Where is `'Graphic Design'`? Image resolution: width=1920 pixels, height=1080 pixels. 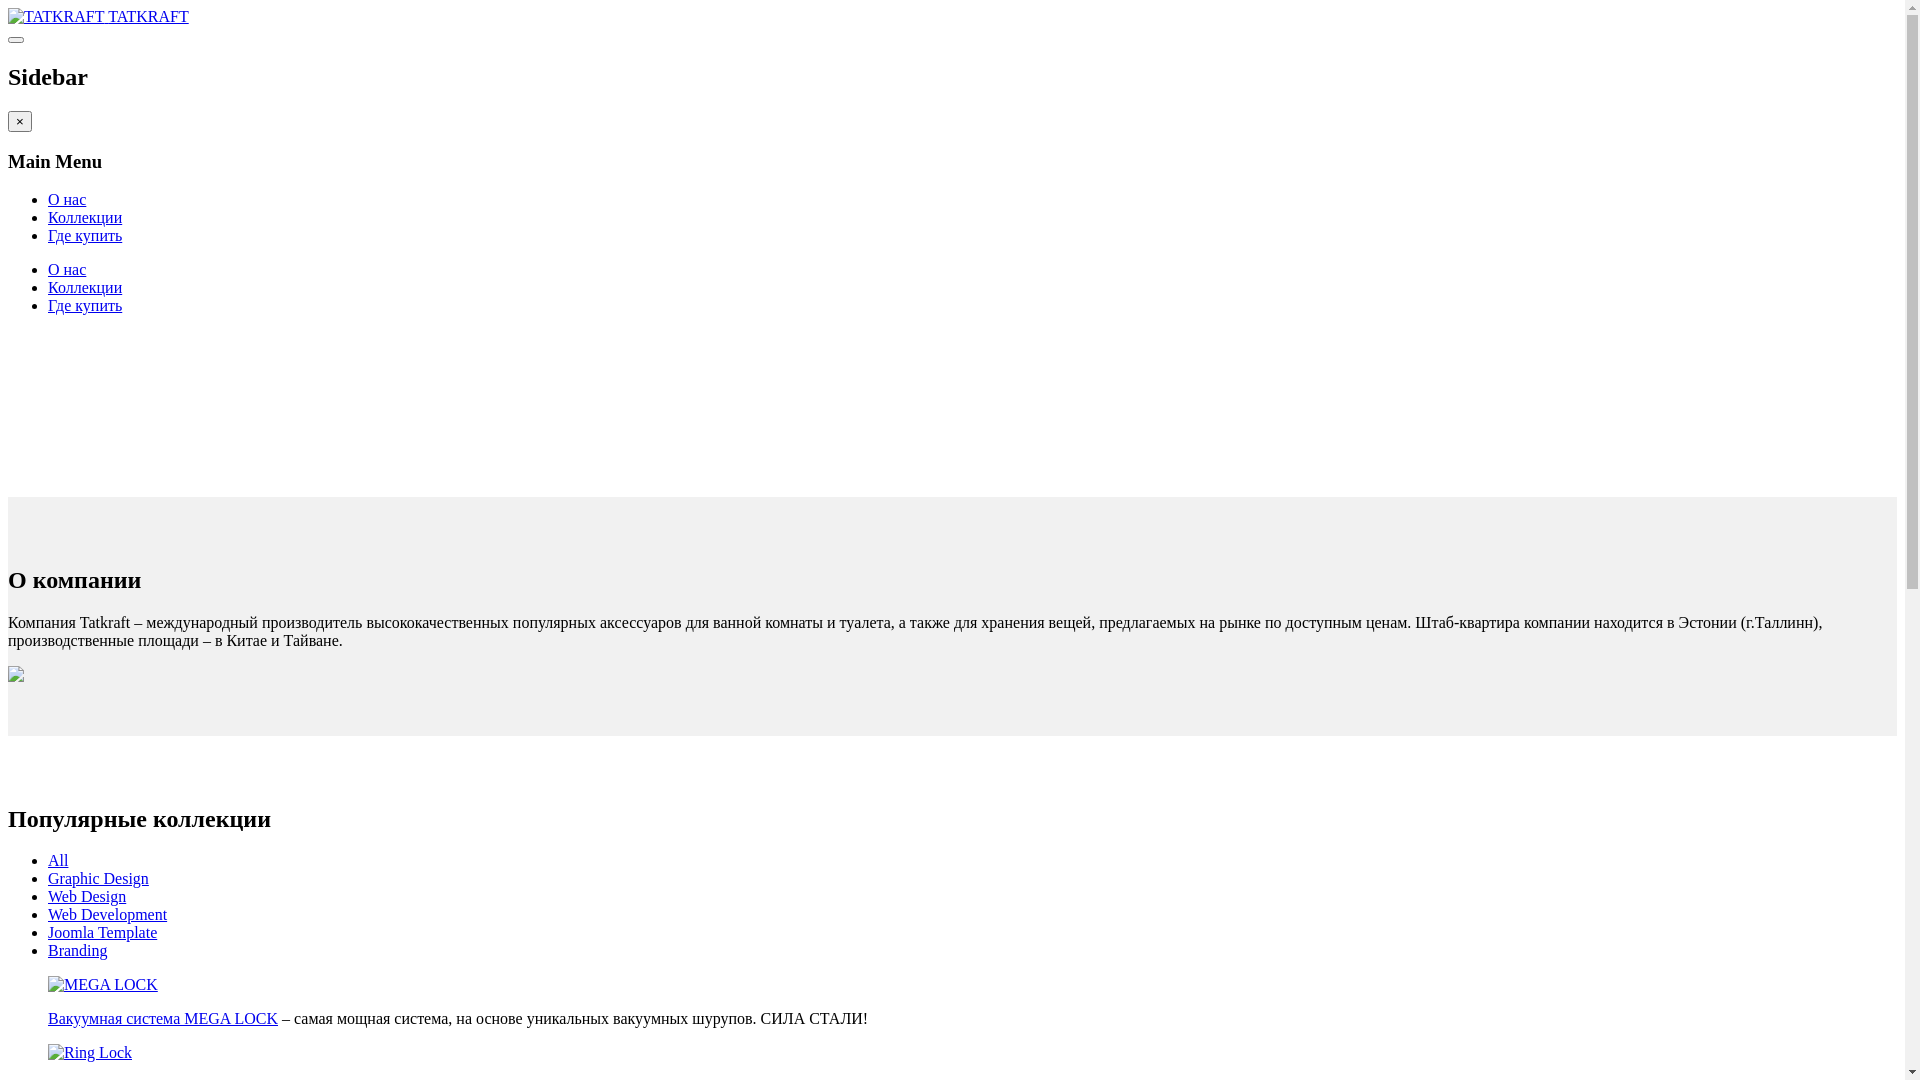
'Graphic Design' is located at coordinates (97, 877).